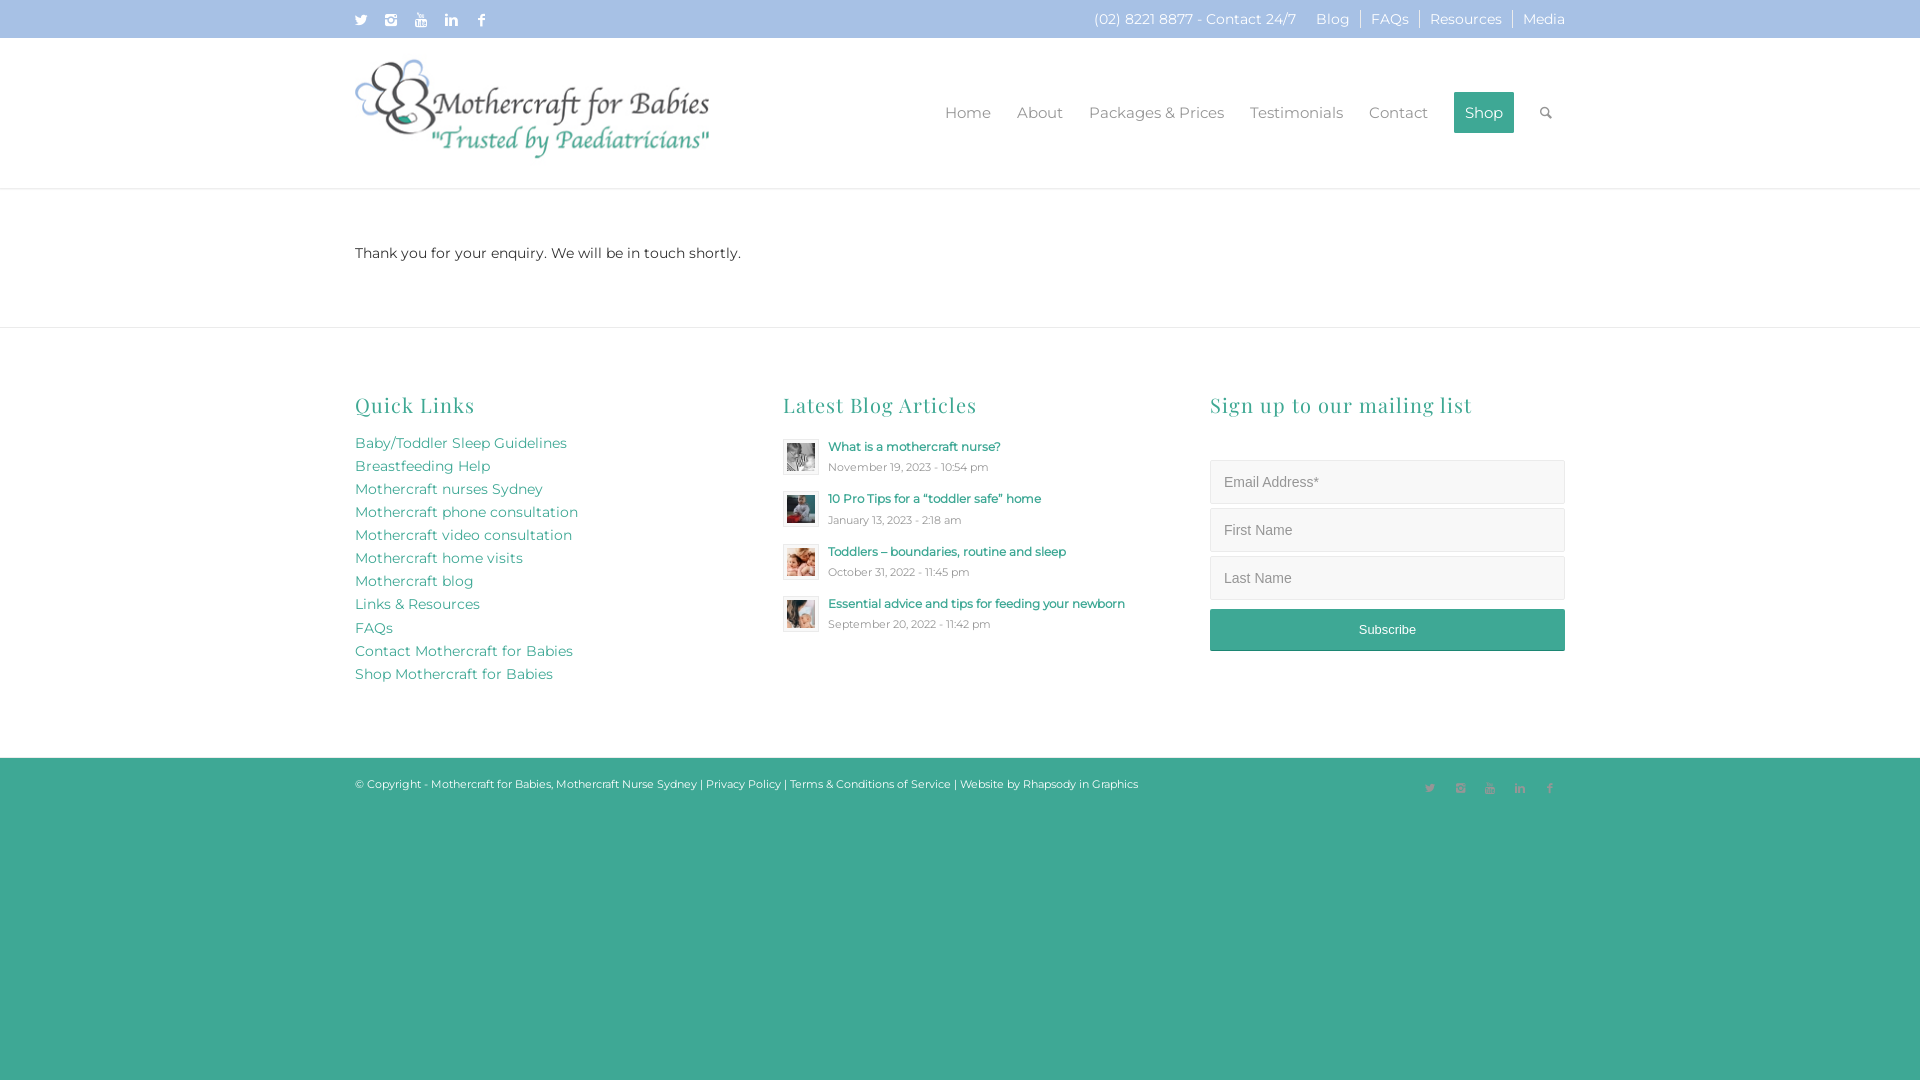  Describe the element at coordinates (459, 442) in the screenshot. I see `'Baby/Toddler Sleep Guidelines'` at that location.